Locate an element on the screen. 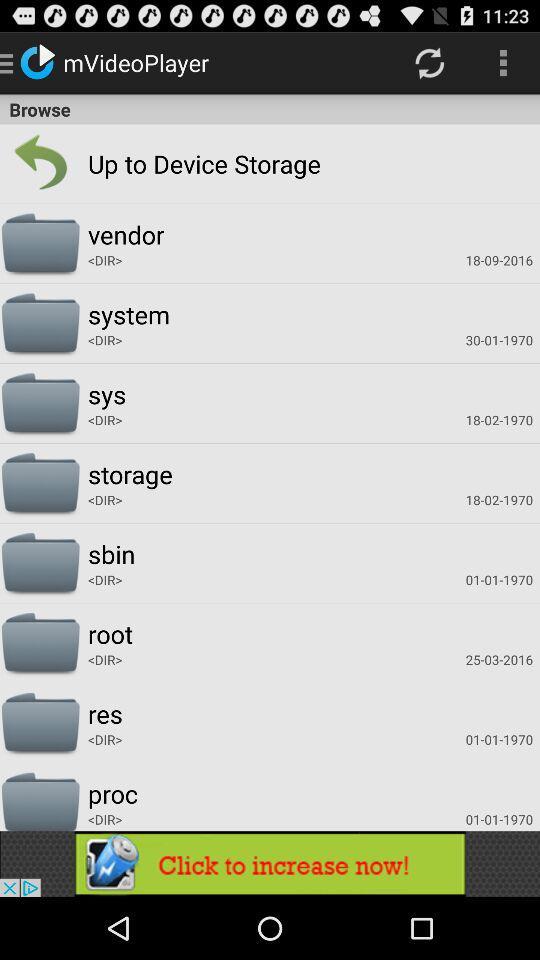 This screenshot has width=540, height=960. the item next to up to storage icon is located at coordinates (40, 162).